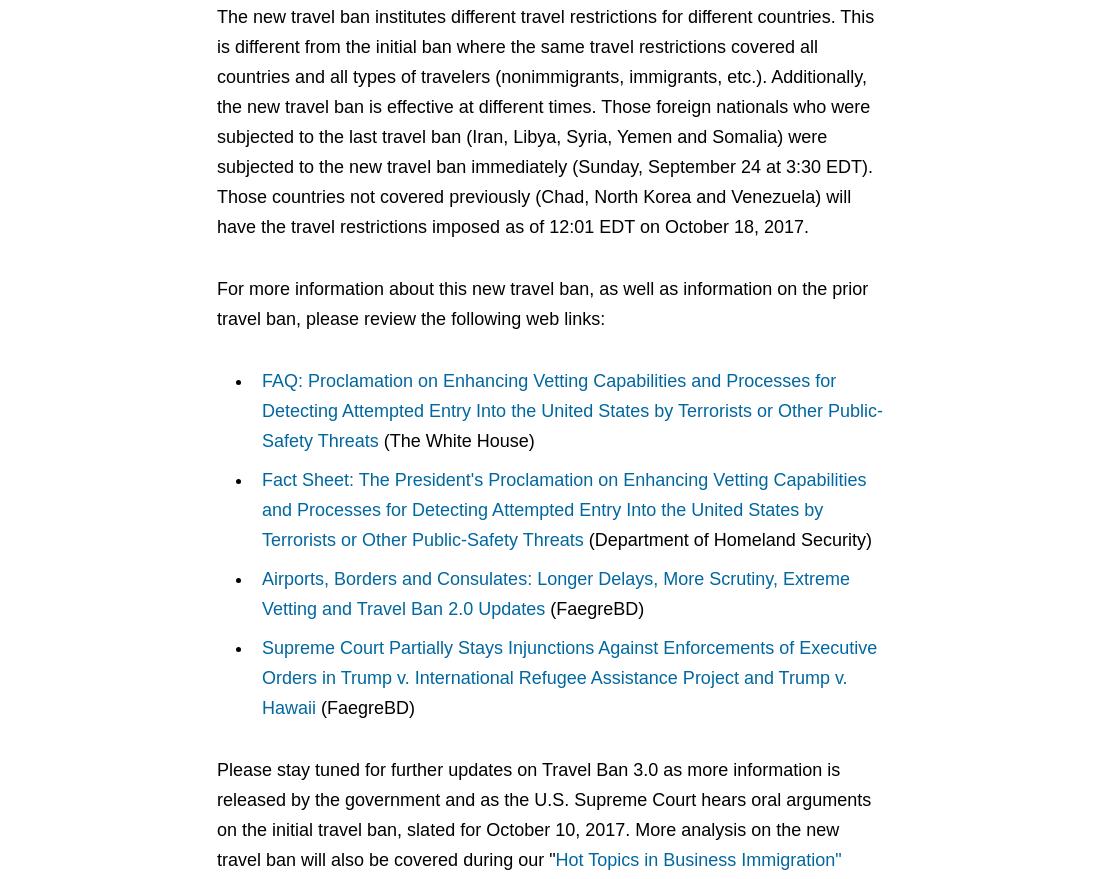 The image size is (1100, 879). What do you see at coordinates (377, 440) in the screenshot?
I see `'(The White House)'` at bounding box center [377, 440].